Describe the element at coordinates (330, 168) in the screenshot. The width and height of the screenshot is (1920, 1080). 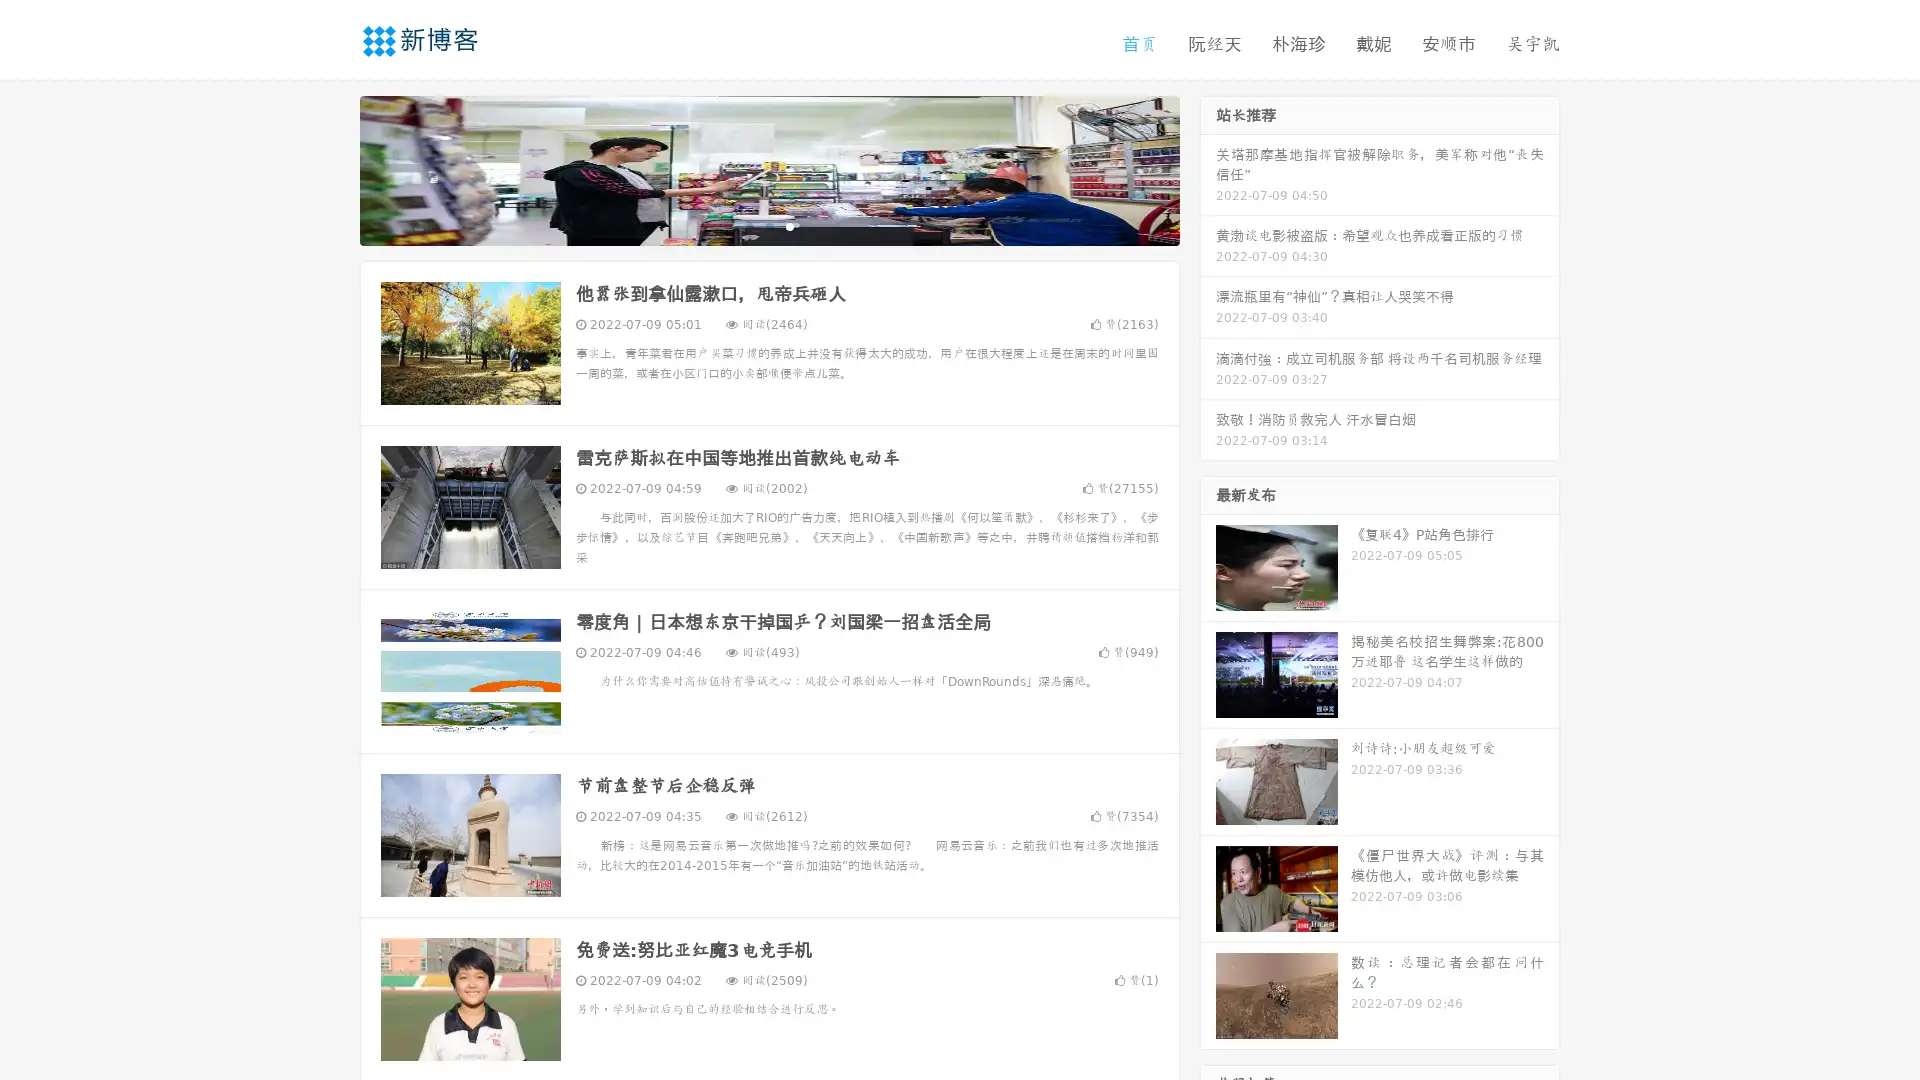
I see `Previous slide` at that location.